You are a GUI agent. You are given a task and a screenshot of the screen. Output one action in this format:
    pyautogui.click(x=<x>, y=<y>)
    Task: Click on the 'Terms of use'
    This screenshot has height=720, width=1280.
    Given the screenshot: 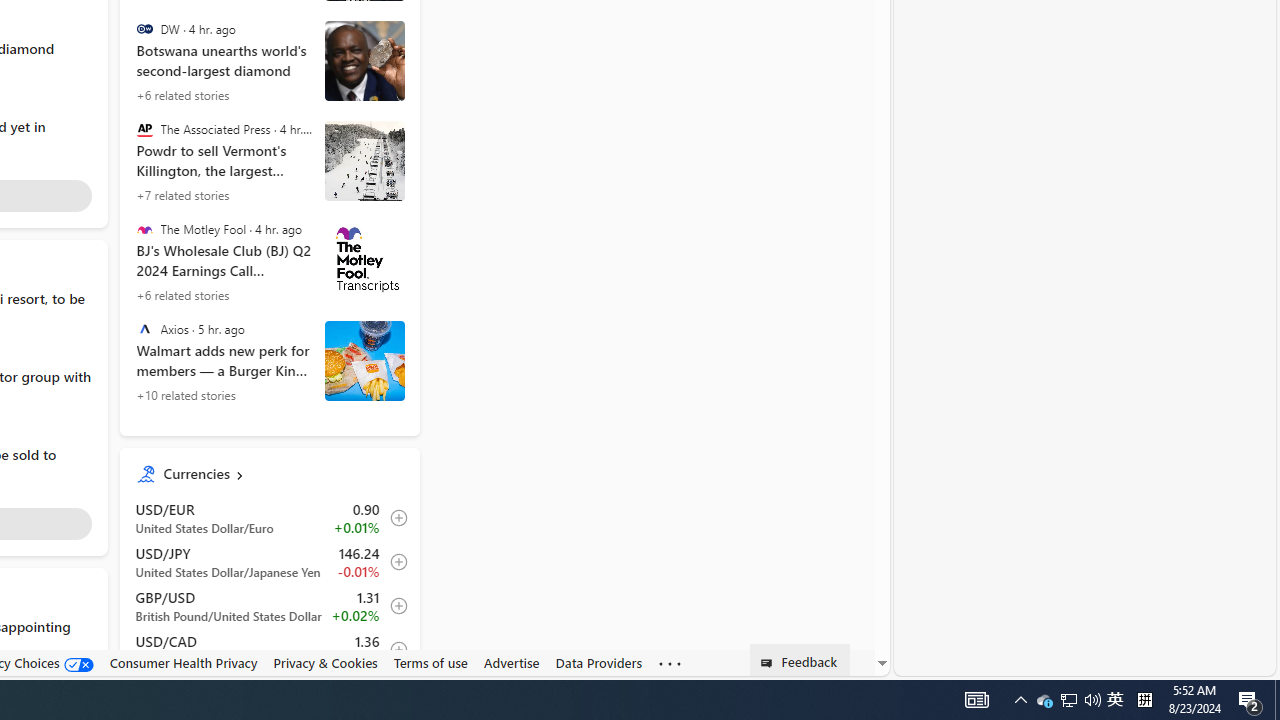 What is the action you would take?
    pyautogui.click(x=429, y=663)
    